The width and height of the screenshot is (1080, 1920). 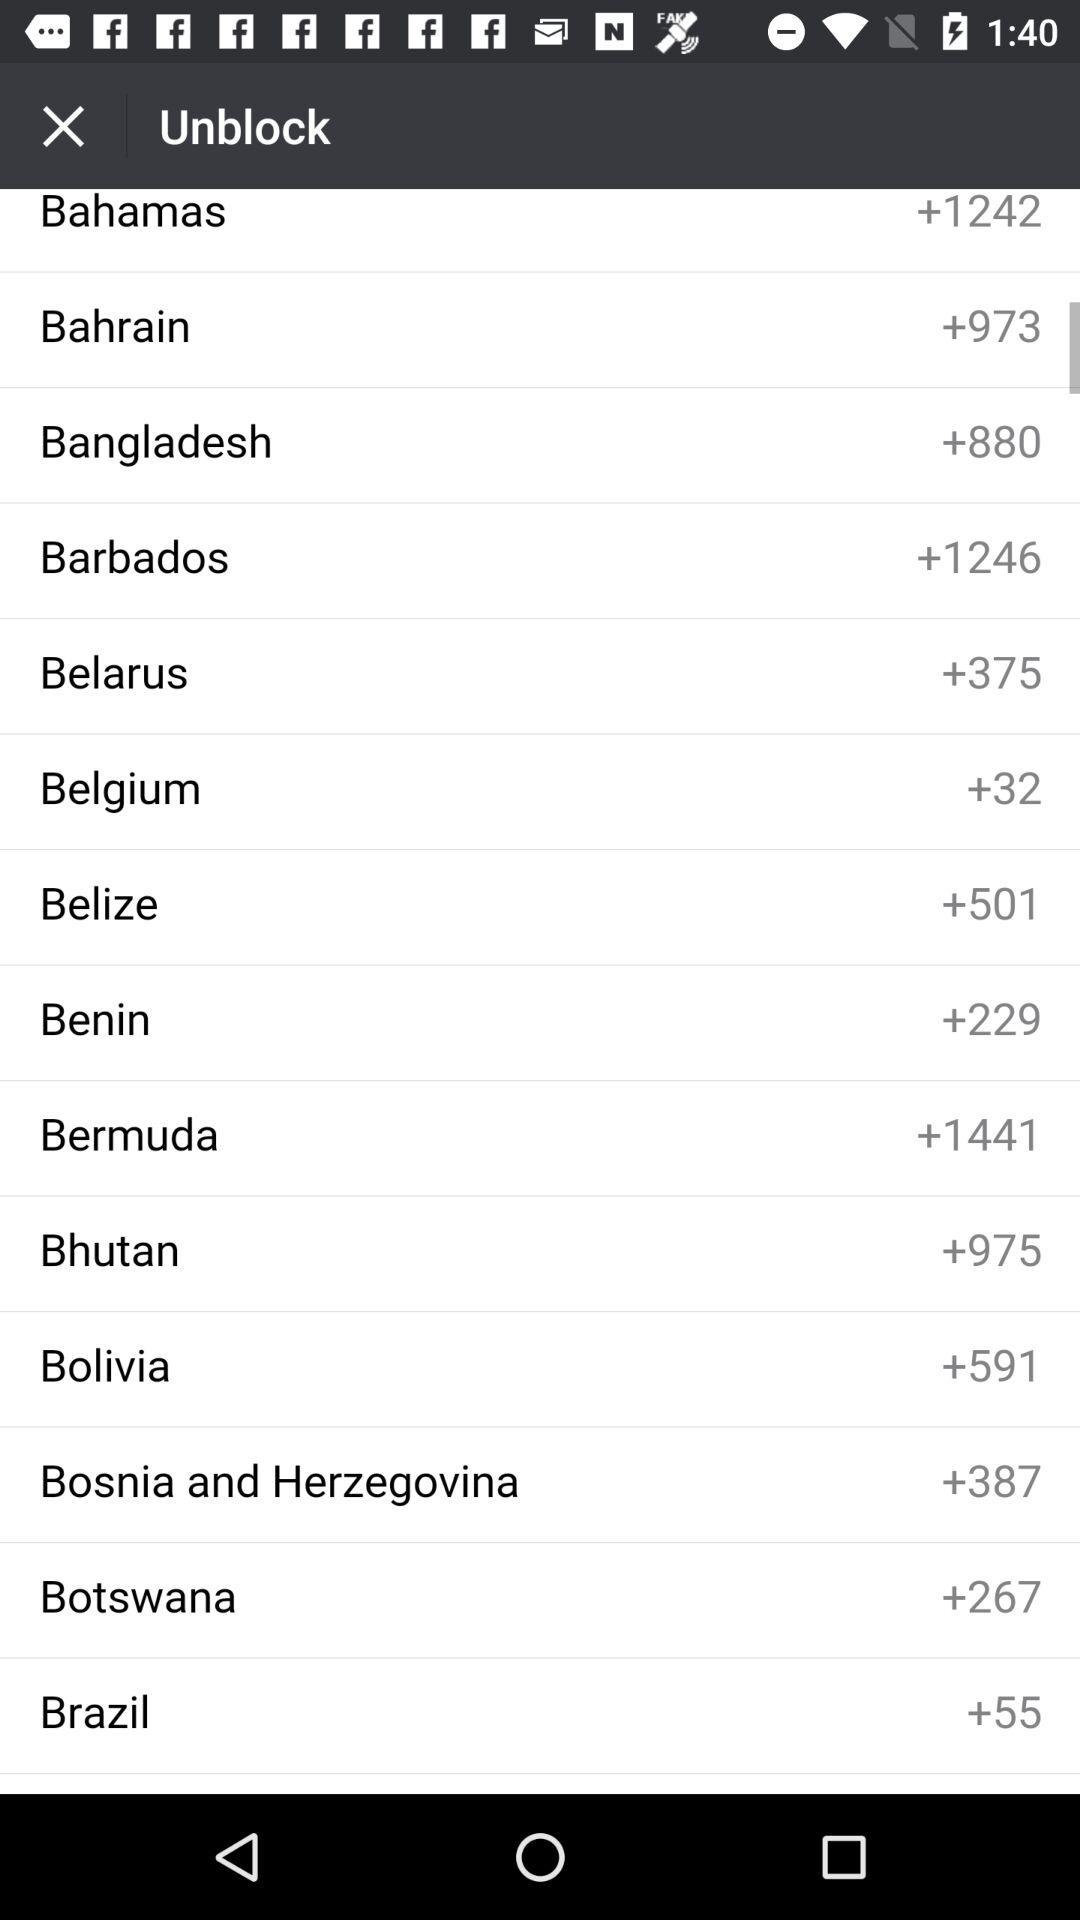 What do you see at coordinates (540, 991) in the screenshot?
I see `location name` at bounding box center [540, 991].